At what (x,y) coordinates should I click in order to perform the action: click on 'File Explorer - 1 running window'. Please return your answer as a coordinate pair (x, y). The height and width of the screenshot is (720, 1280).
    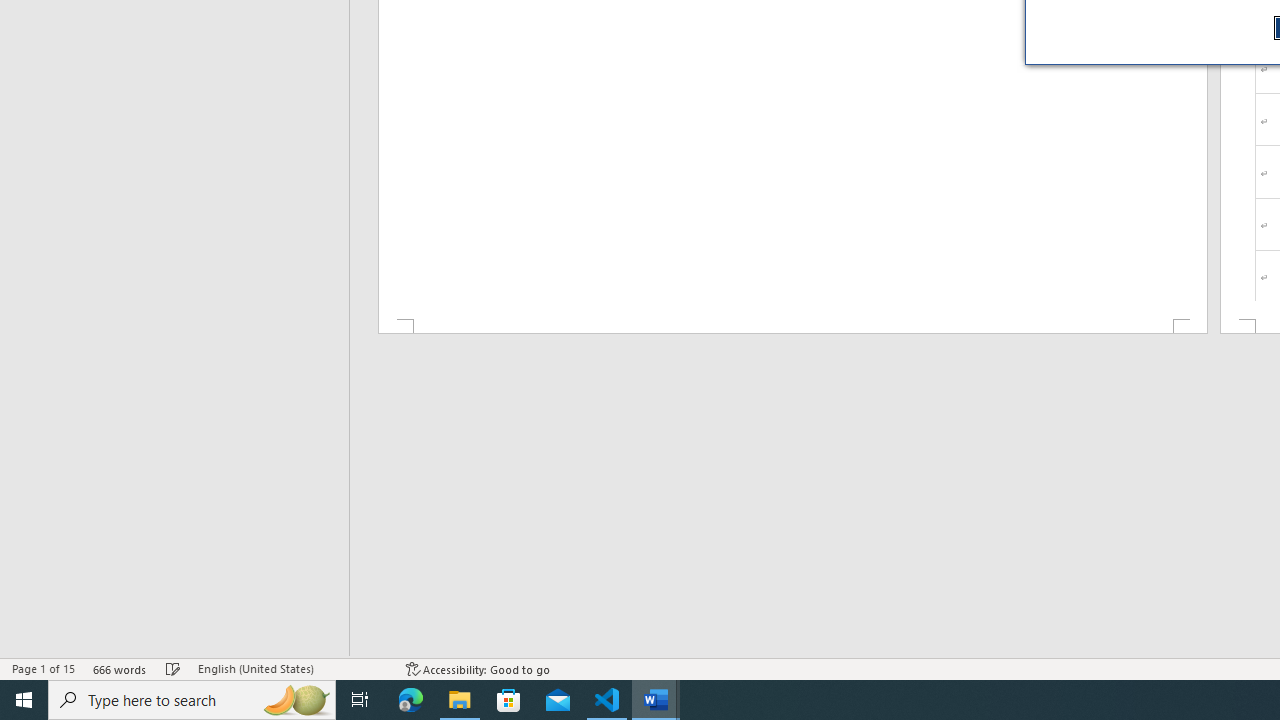
    Looking at the image, I should click on (459, 698).